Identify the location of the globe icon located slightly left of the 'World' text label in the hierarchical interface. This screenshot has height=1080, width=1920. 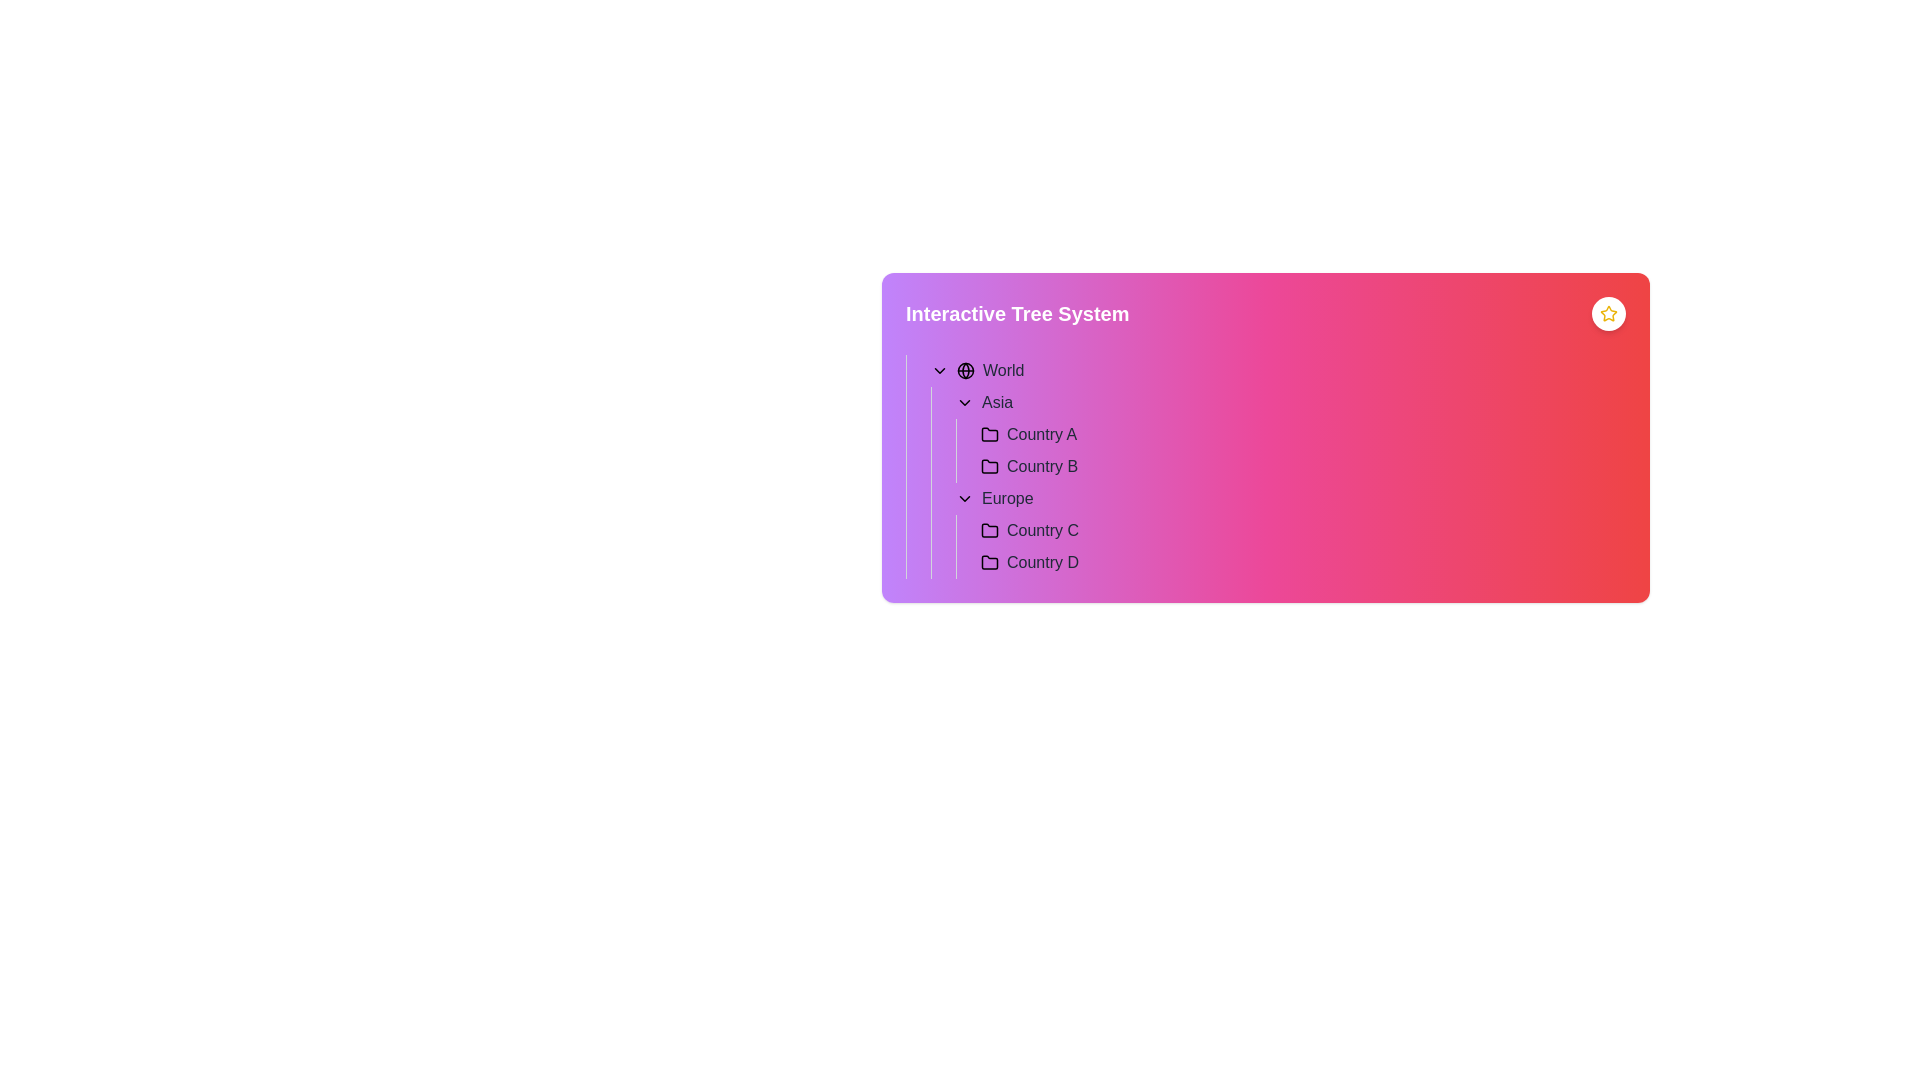
(965, 370).